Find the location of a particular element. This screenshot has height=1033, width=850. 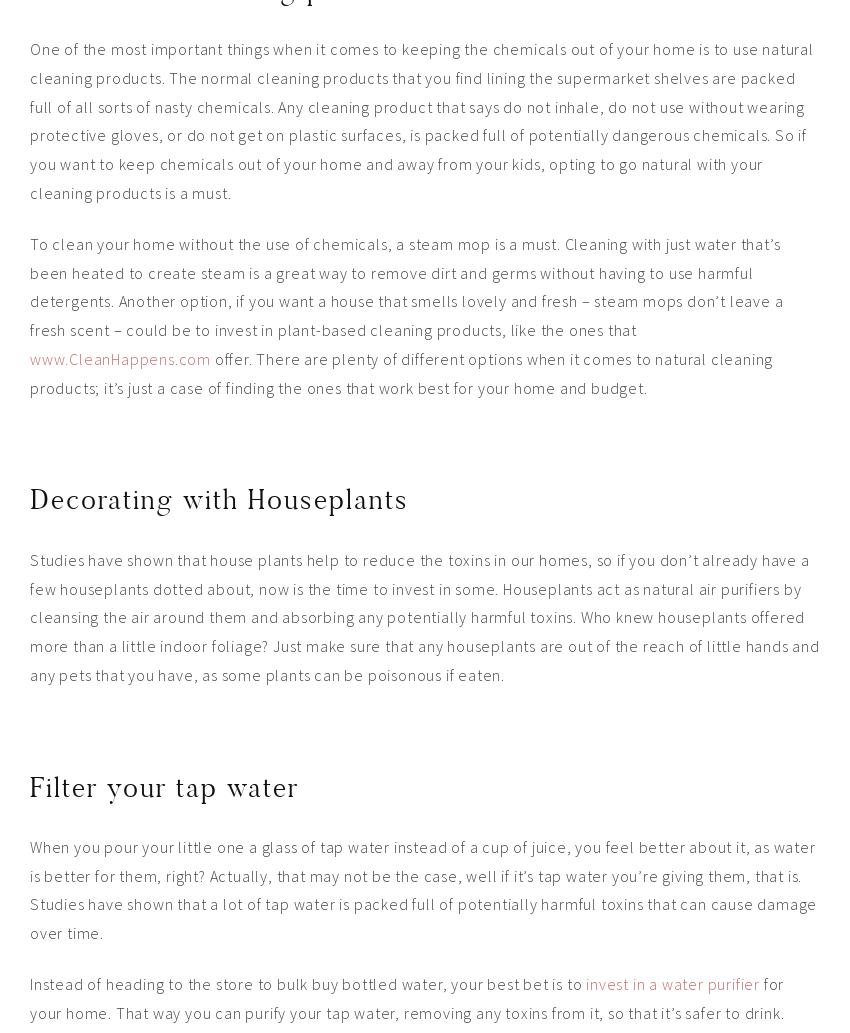

'When you pour your little one a glass of tap water instead of a cup of juice, you feel better about it, as water is better for them, right? Actually, that may not be the case, well if it’s tap water you’re giving them, that is. Studies have shown that a lot of tap water is packed full of potentially harmful toxins that can cause damage over time.' is located at coordinates (423, 888).